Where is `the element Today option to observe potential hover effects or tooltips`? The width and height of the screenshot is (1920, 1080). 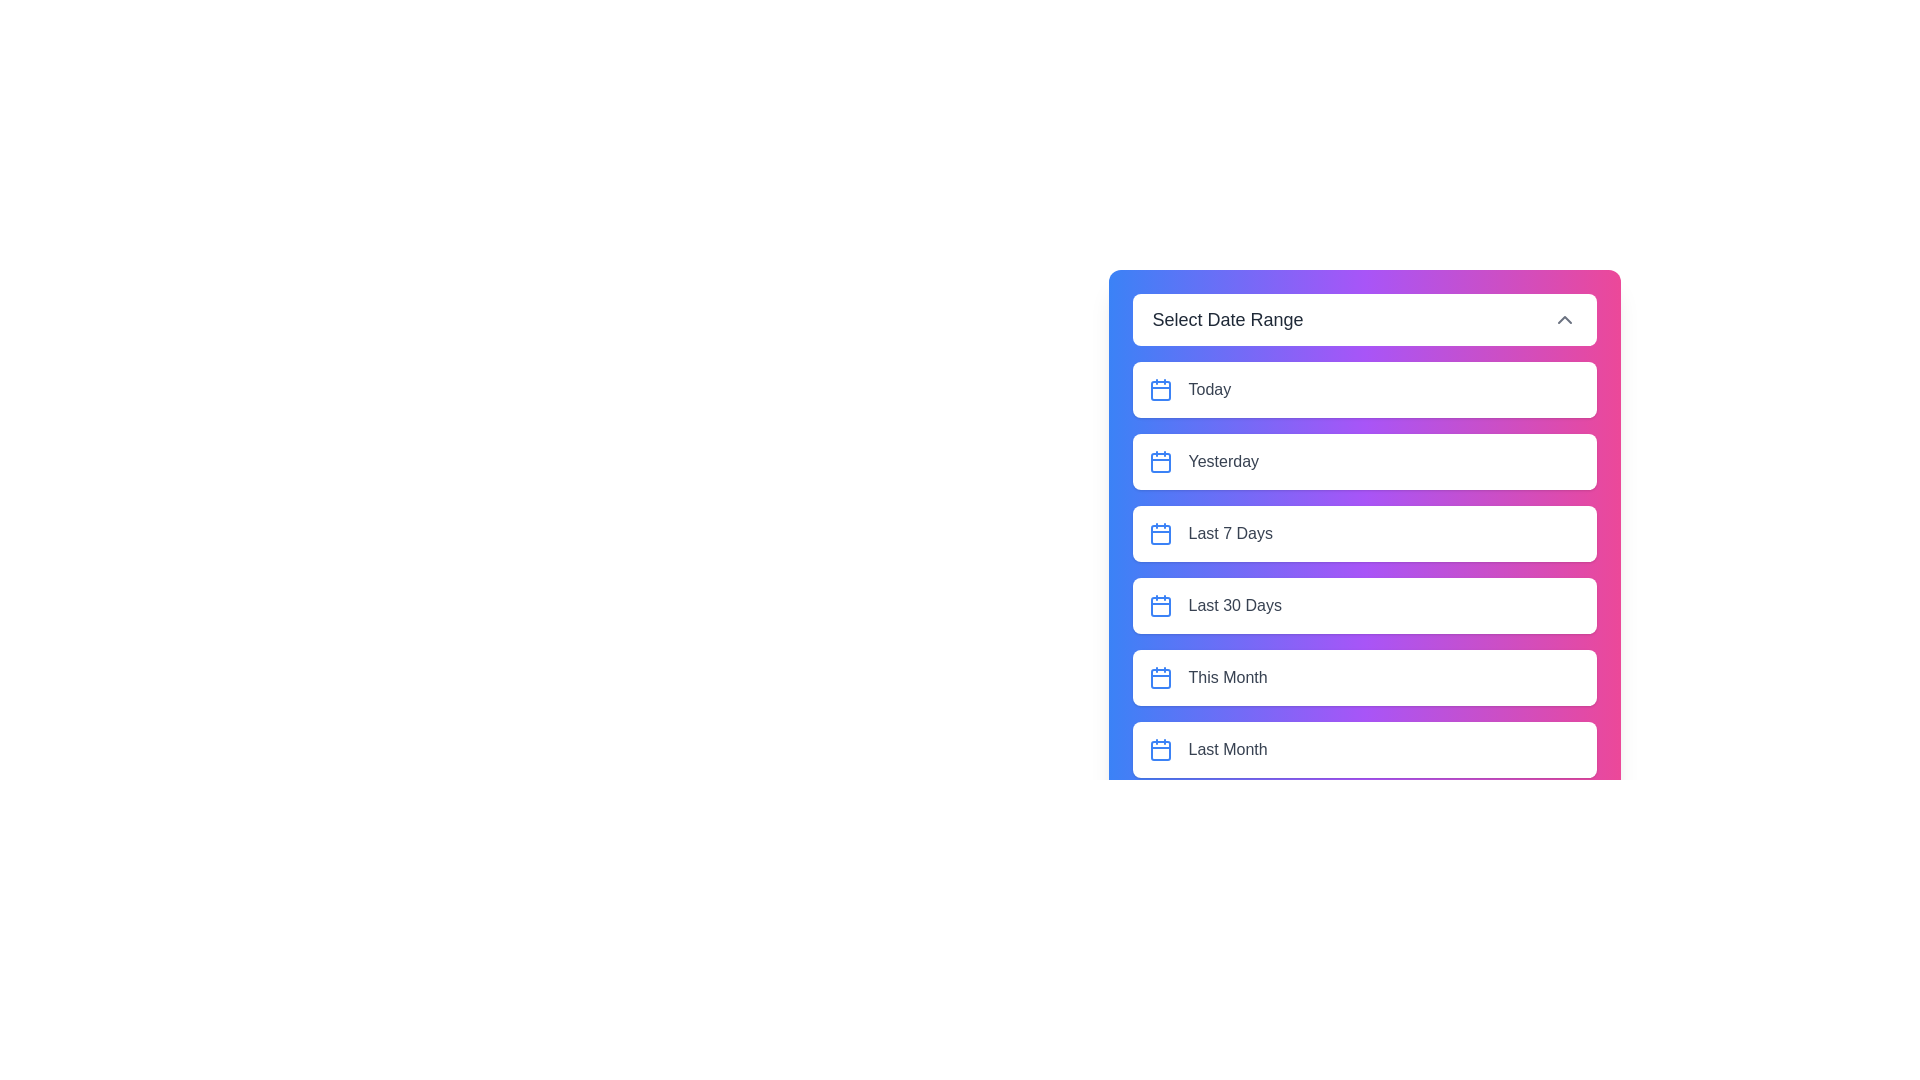 the element Today option to observe potential hover effects or tooltips is located at coordinates (1363, 389).